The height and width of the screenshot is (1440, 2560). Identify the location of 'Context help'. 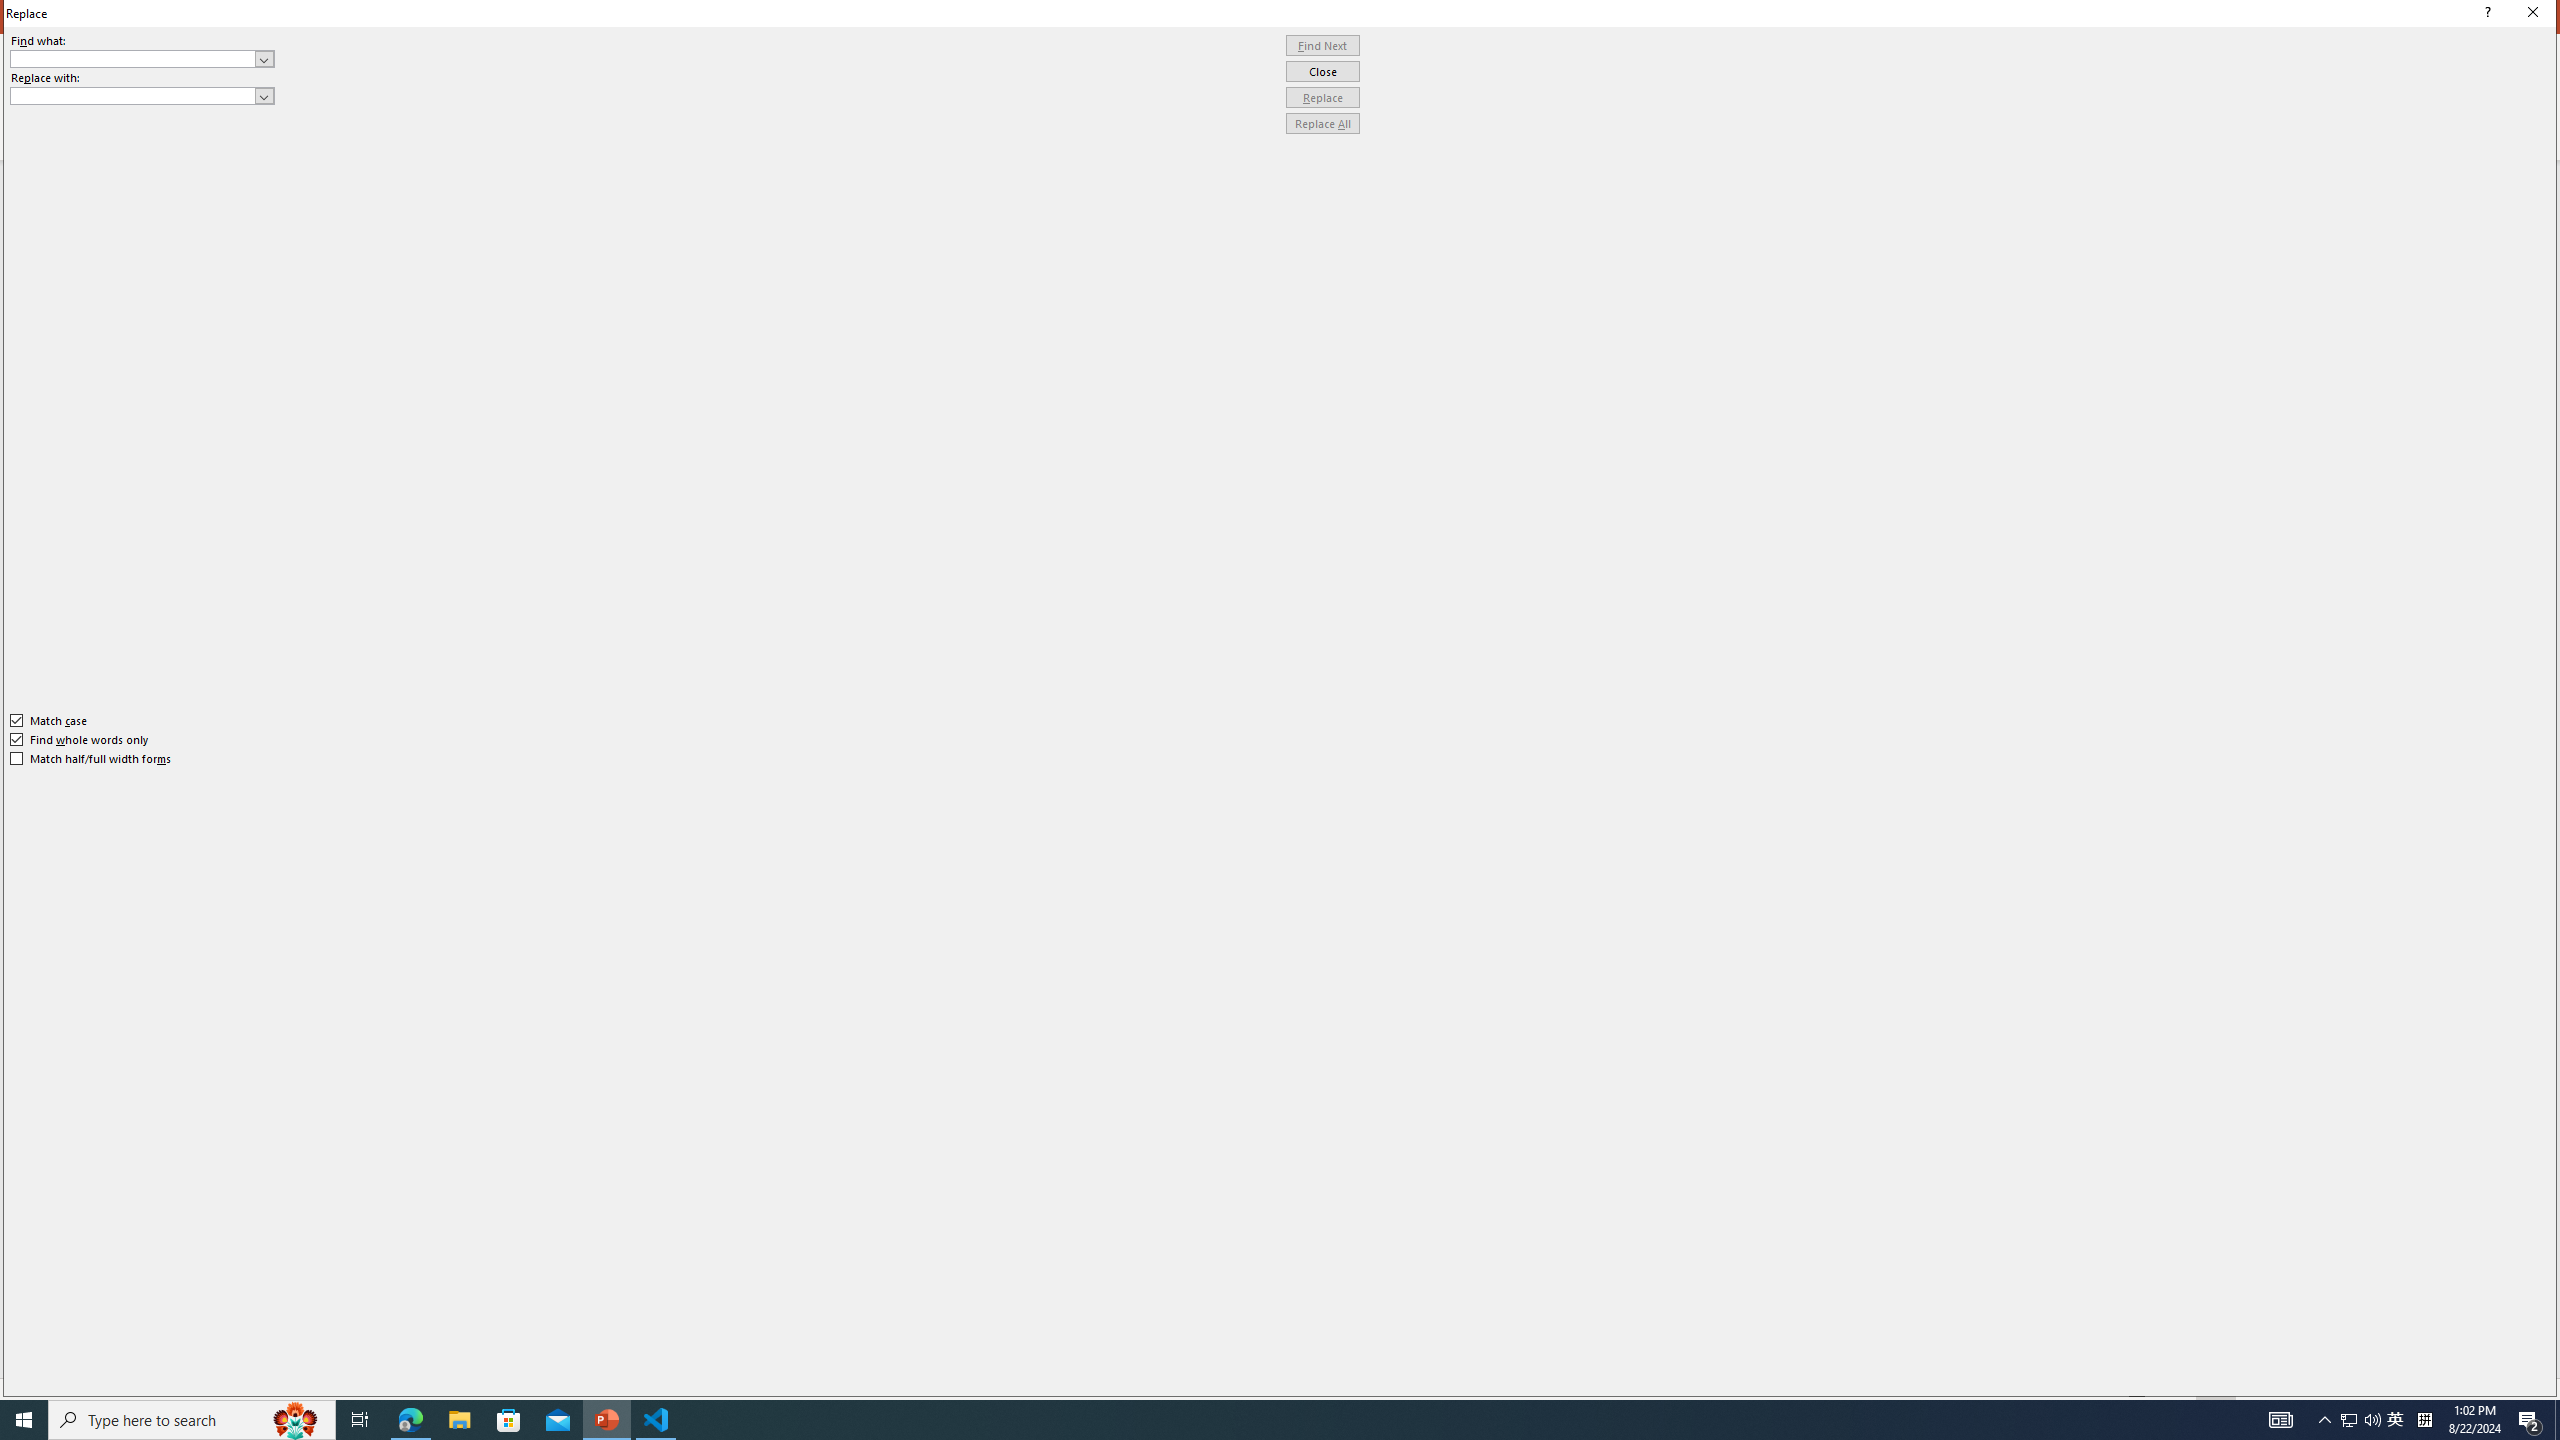
(2484, 15).